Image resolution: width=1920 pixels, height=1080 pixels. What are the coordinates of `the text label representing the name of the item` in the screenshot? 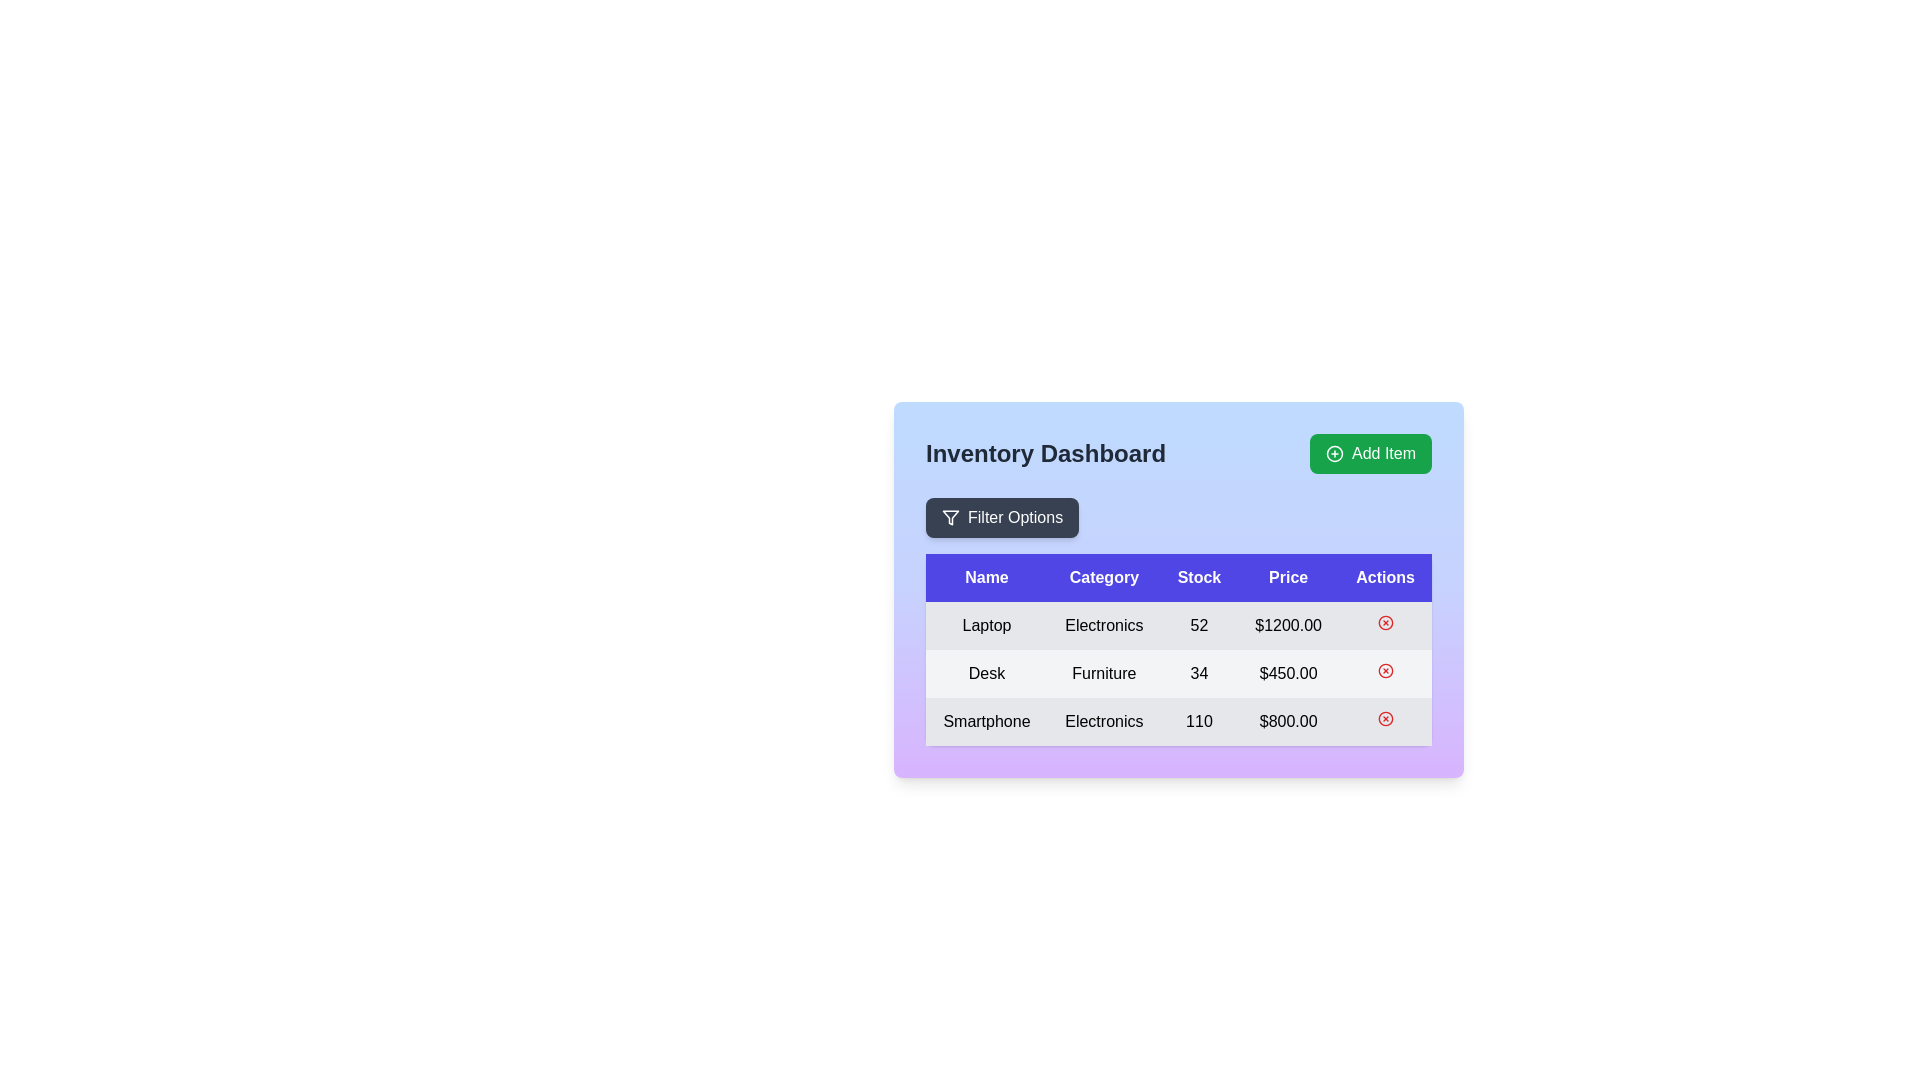 It's located at (987, 674).